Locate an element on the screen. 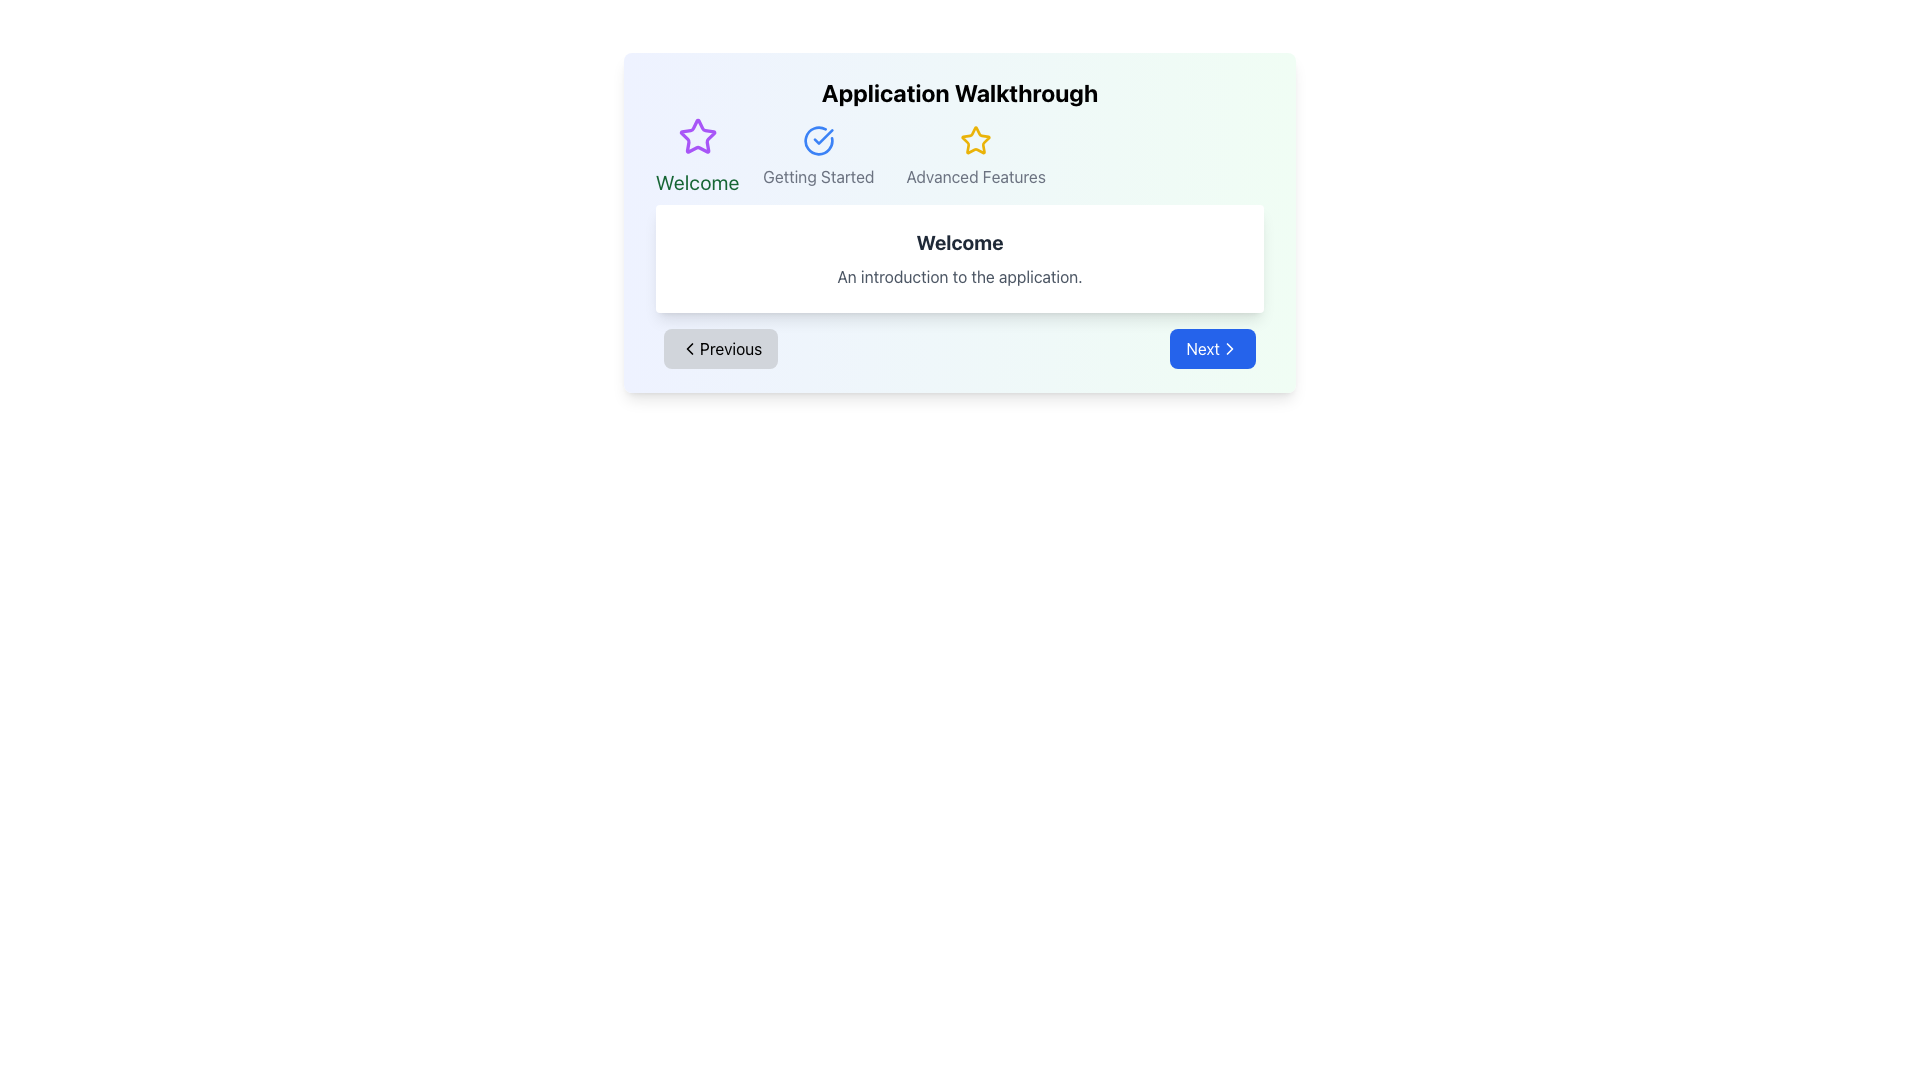  the 'Next' button located at the bottom-right of the modal dialog, which contains the right-pointing chevron icon is located at coordinates (1228, 347).